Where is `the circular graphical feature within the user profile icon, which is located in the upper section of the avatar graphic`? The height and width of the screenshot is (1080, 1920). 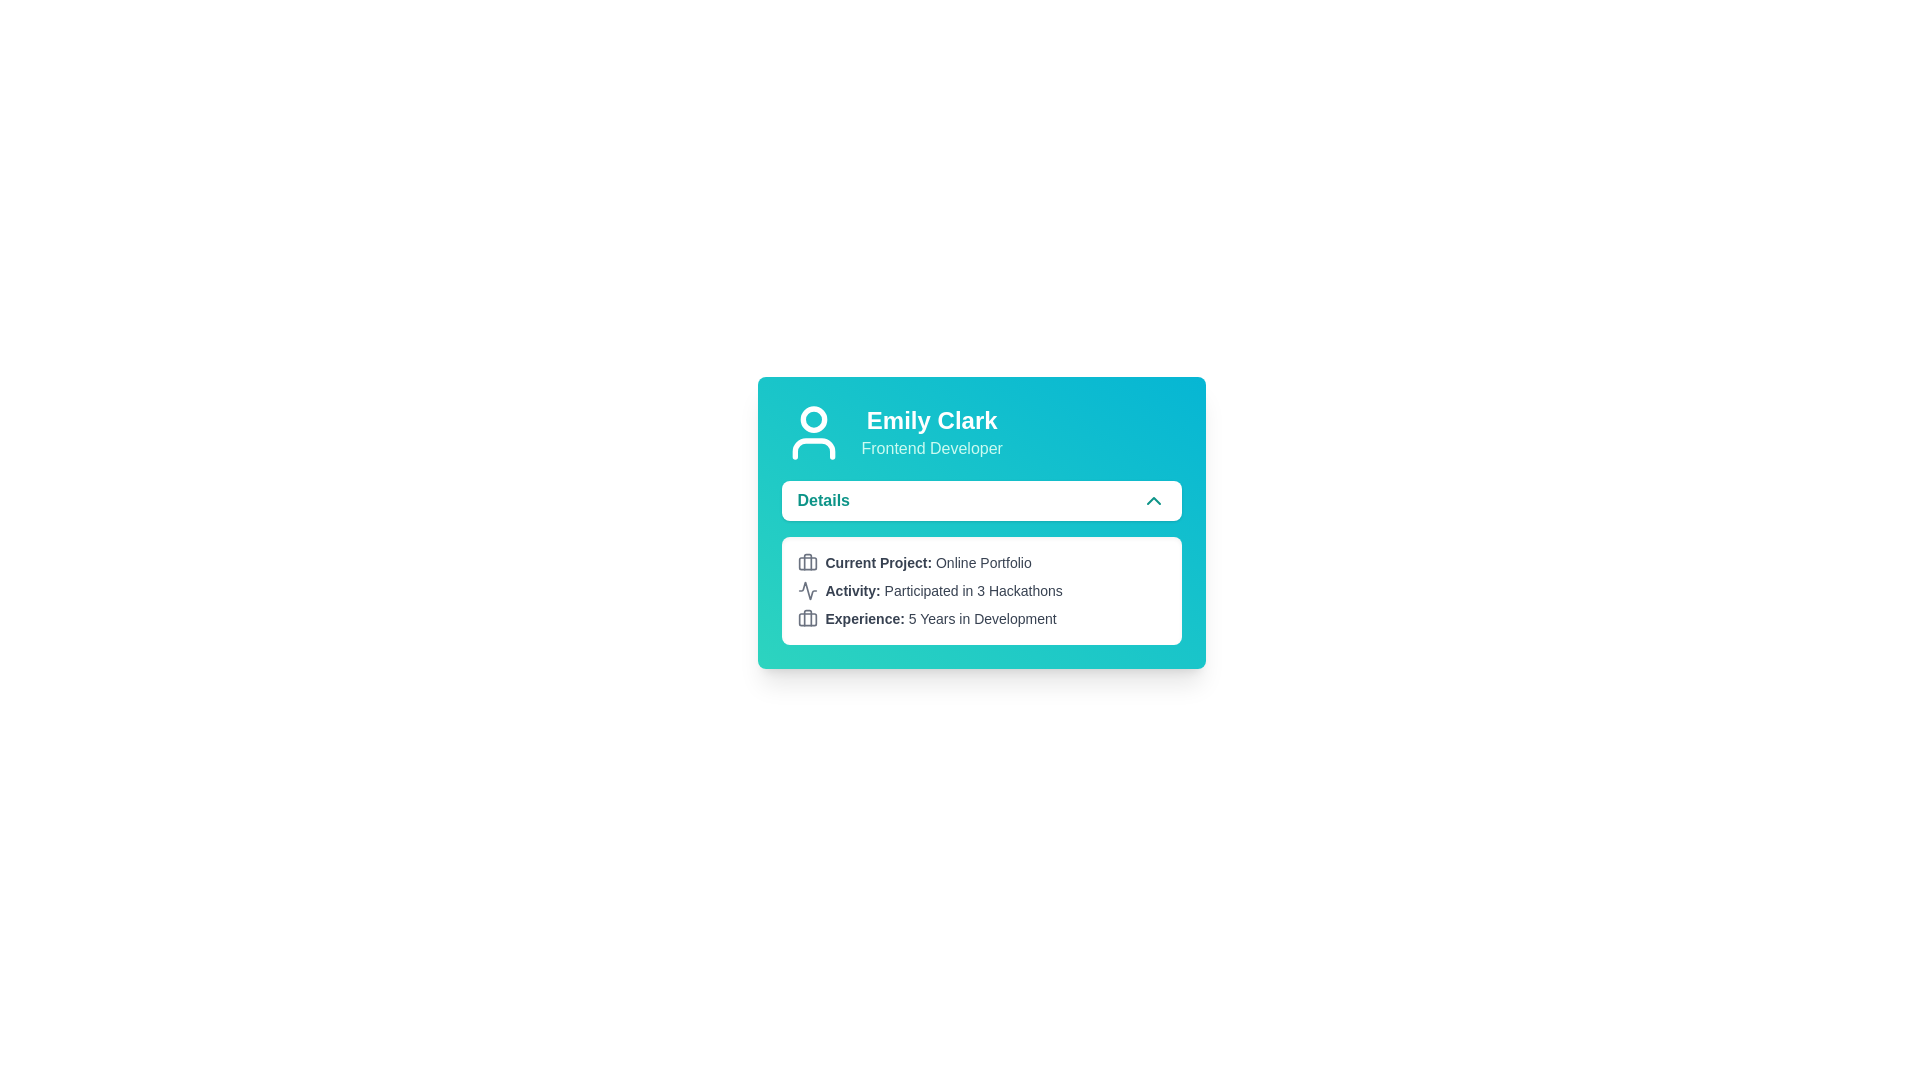
the circular graphical feature within the user profile icon, which is located in the upper section of the avatar graphic is located at coordinates (813, 418).